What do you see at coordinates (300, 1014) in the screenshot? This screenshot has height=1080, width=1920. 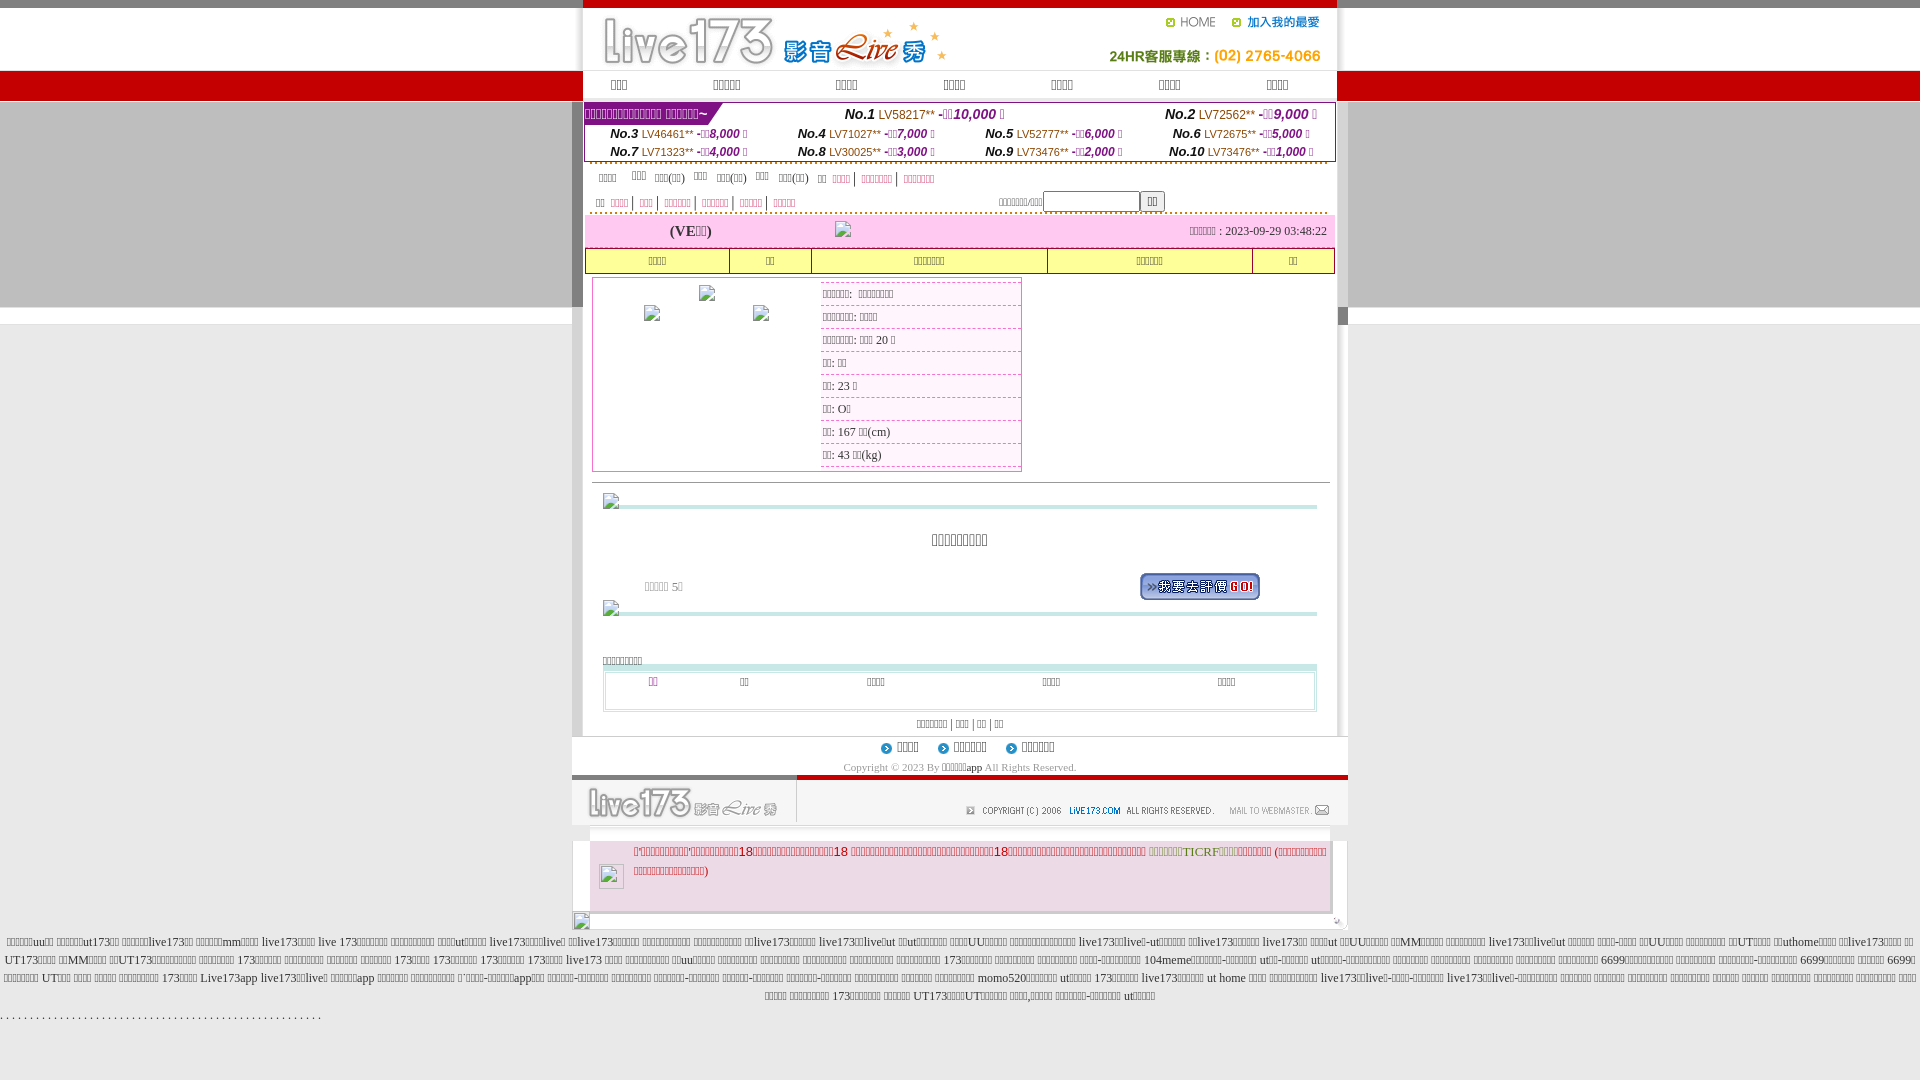 I see `'.'` at bounding box center [300, 1014].